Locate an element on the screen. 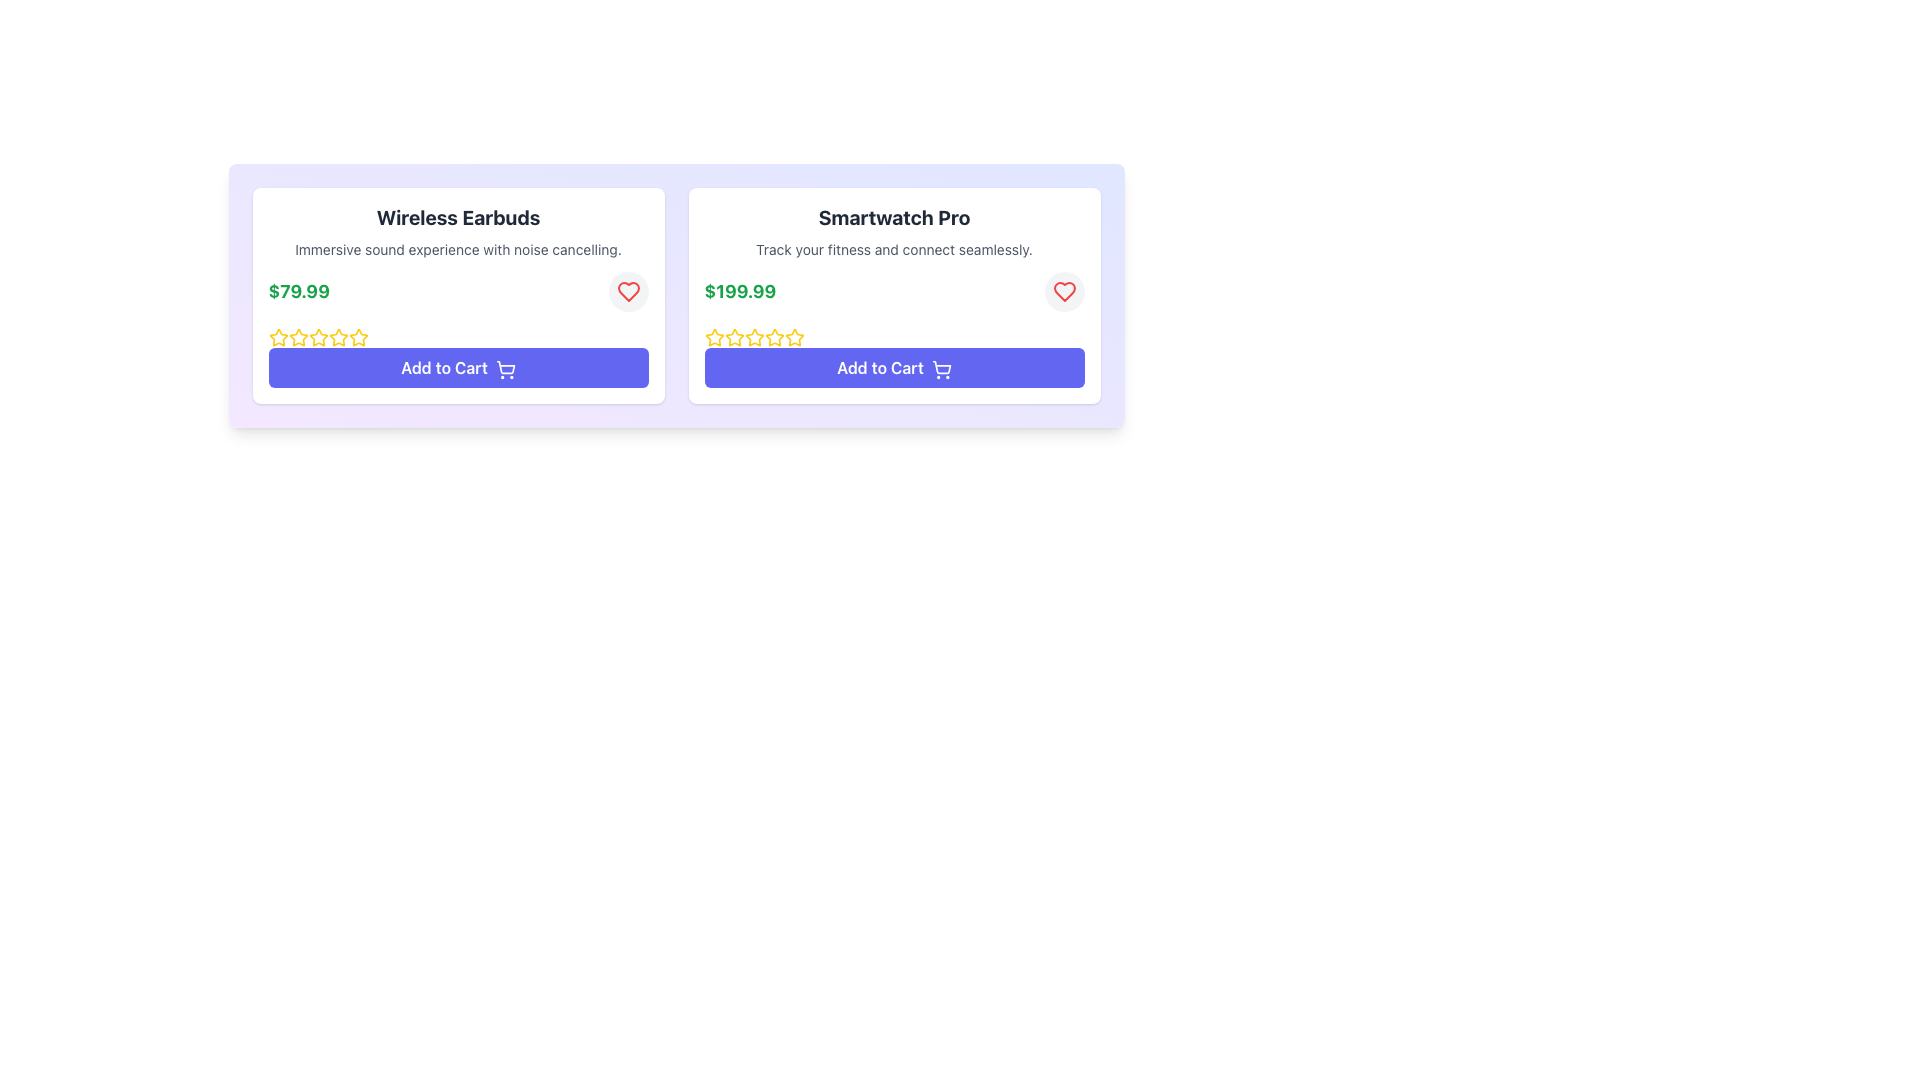  the third yellow star icon with a black outline in the rating system at the bottom of the 'Smartwatch Pro' product card to interact with the rating system is located at coordinates (733, 337).